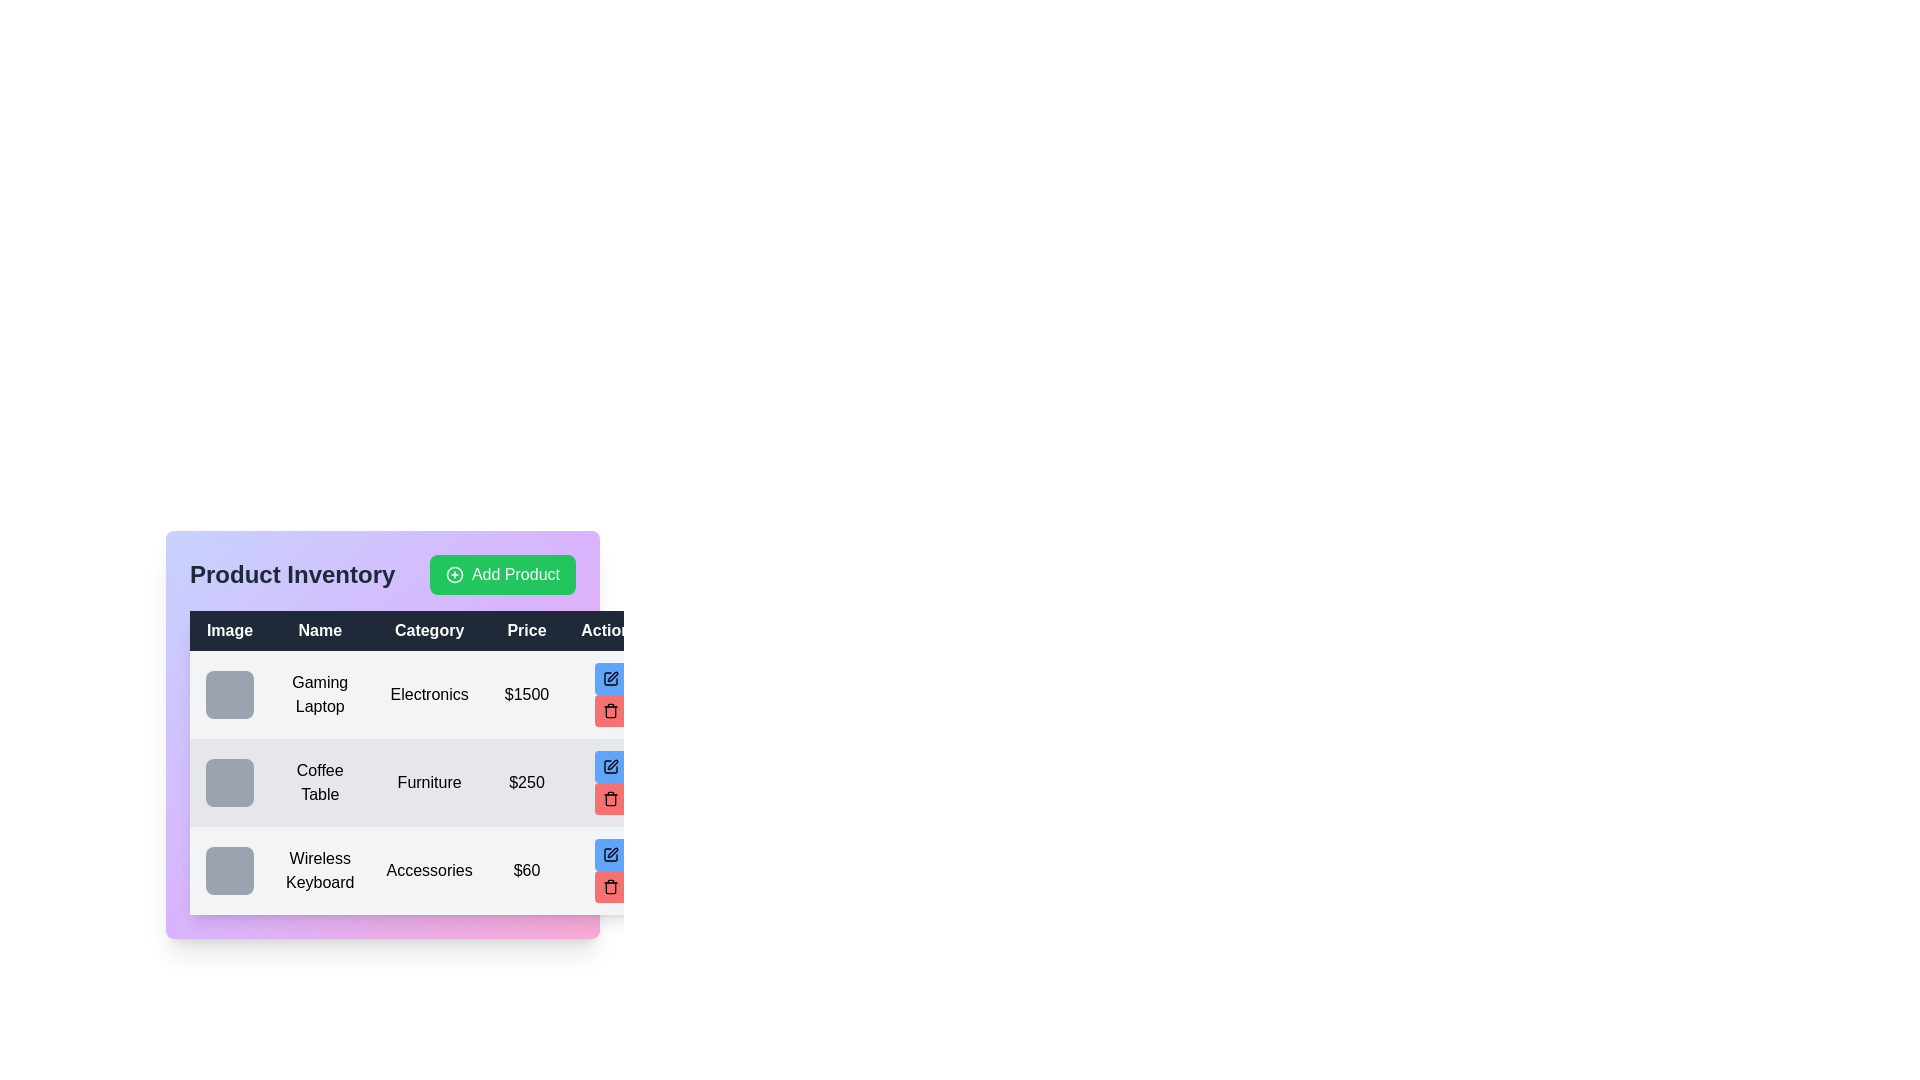 This screenshot has width=1920, height=1080. Describe the element at coordinates (609, 886) in the screenshot. I see `the delete button located at the far right of the last row in the inventory table, positioned under the 'Action' column and aligned with the 'Wireless Keyboard' item` at that location.